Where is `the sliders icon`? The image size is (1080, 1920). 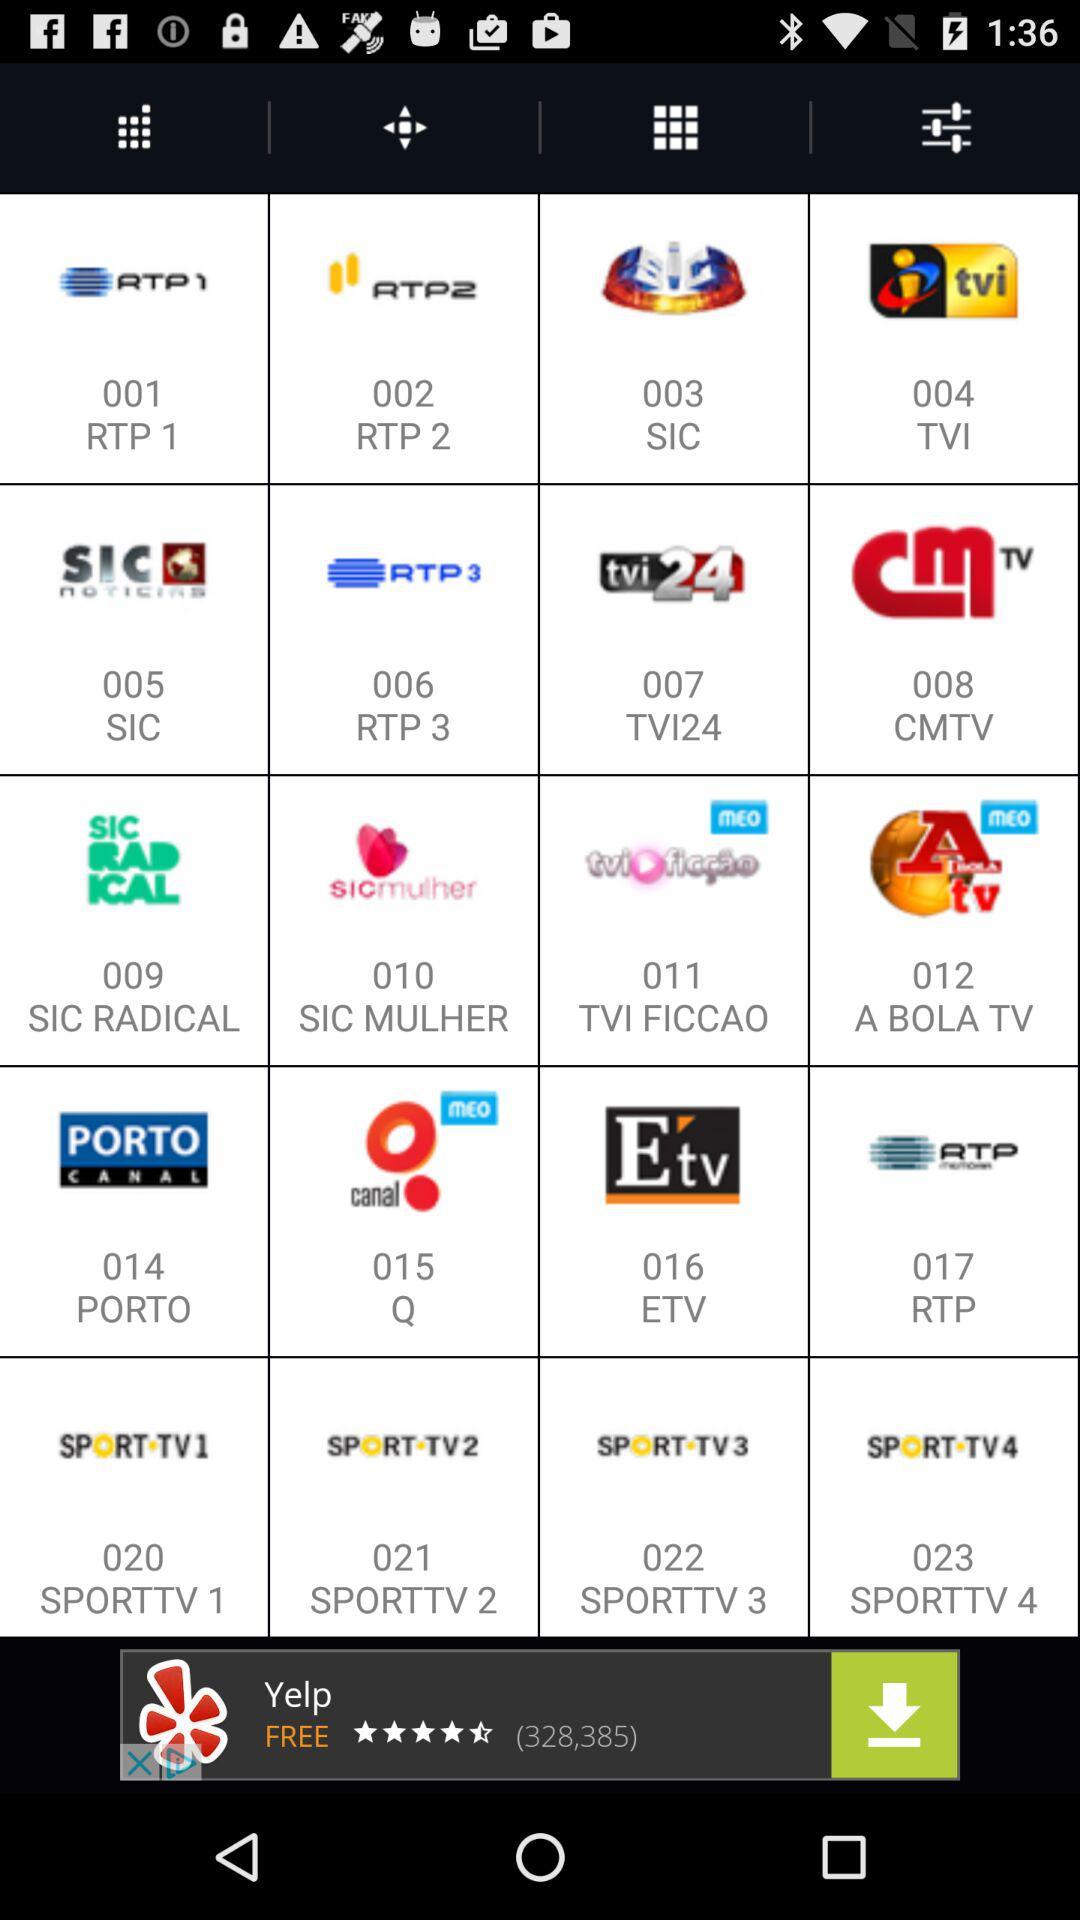 the sliders icon is located at coordinates (945, 135).